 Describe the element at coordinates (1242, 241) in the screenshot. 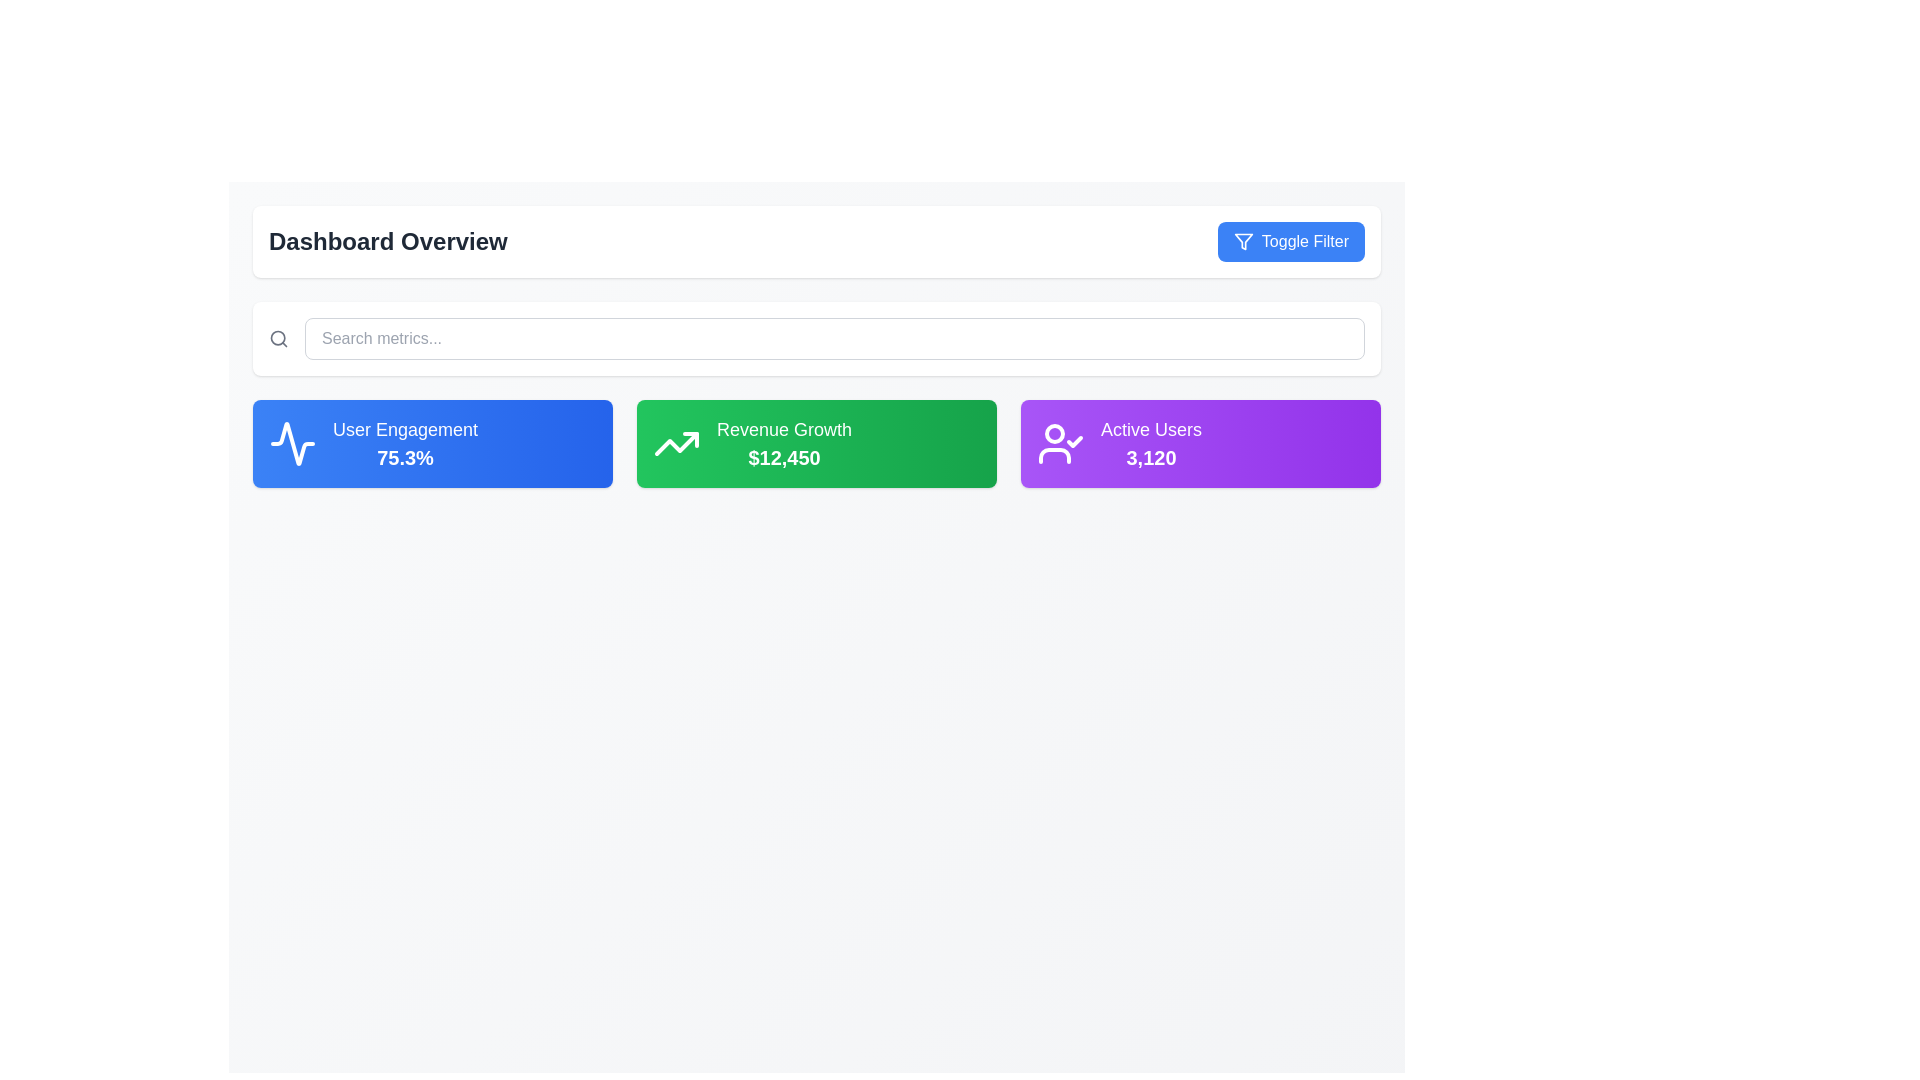

I see `the filter icon, which is an inverted triangle with a stem, part of the blue 'Toggle Filter' button located at the top right corner of the interface` at that location.